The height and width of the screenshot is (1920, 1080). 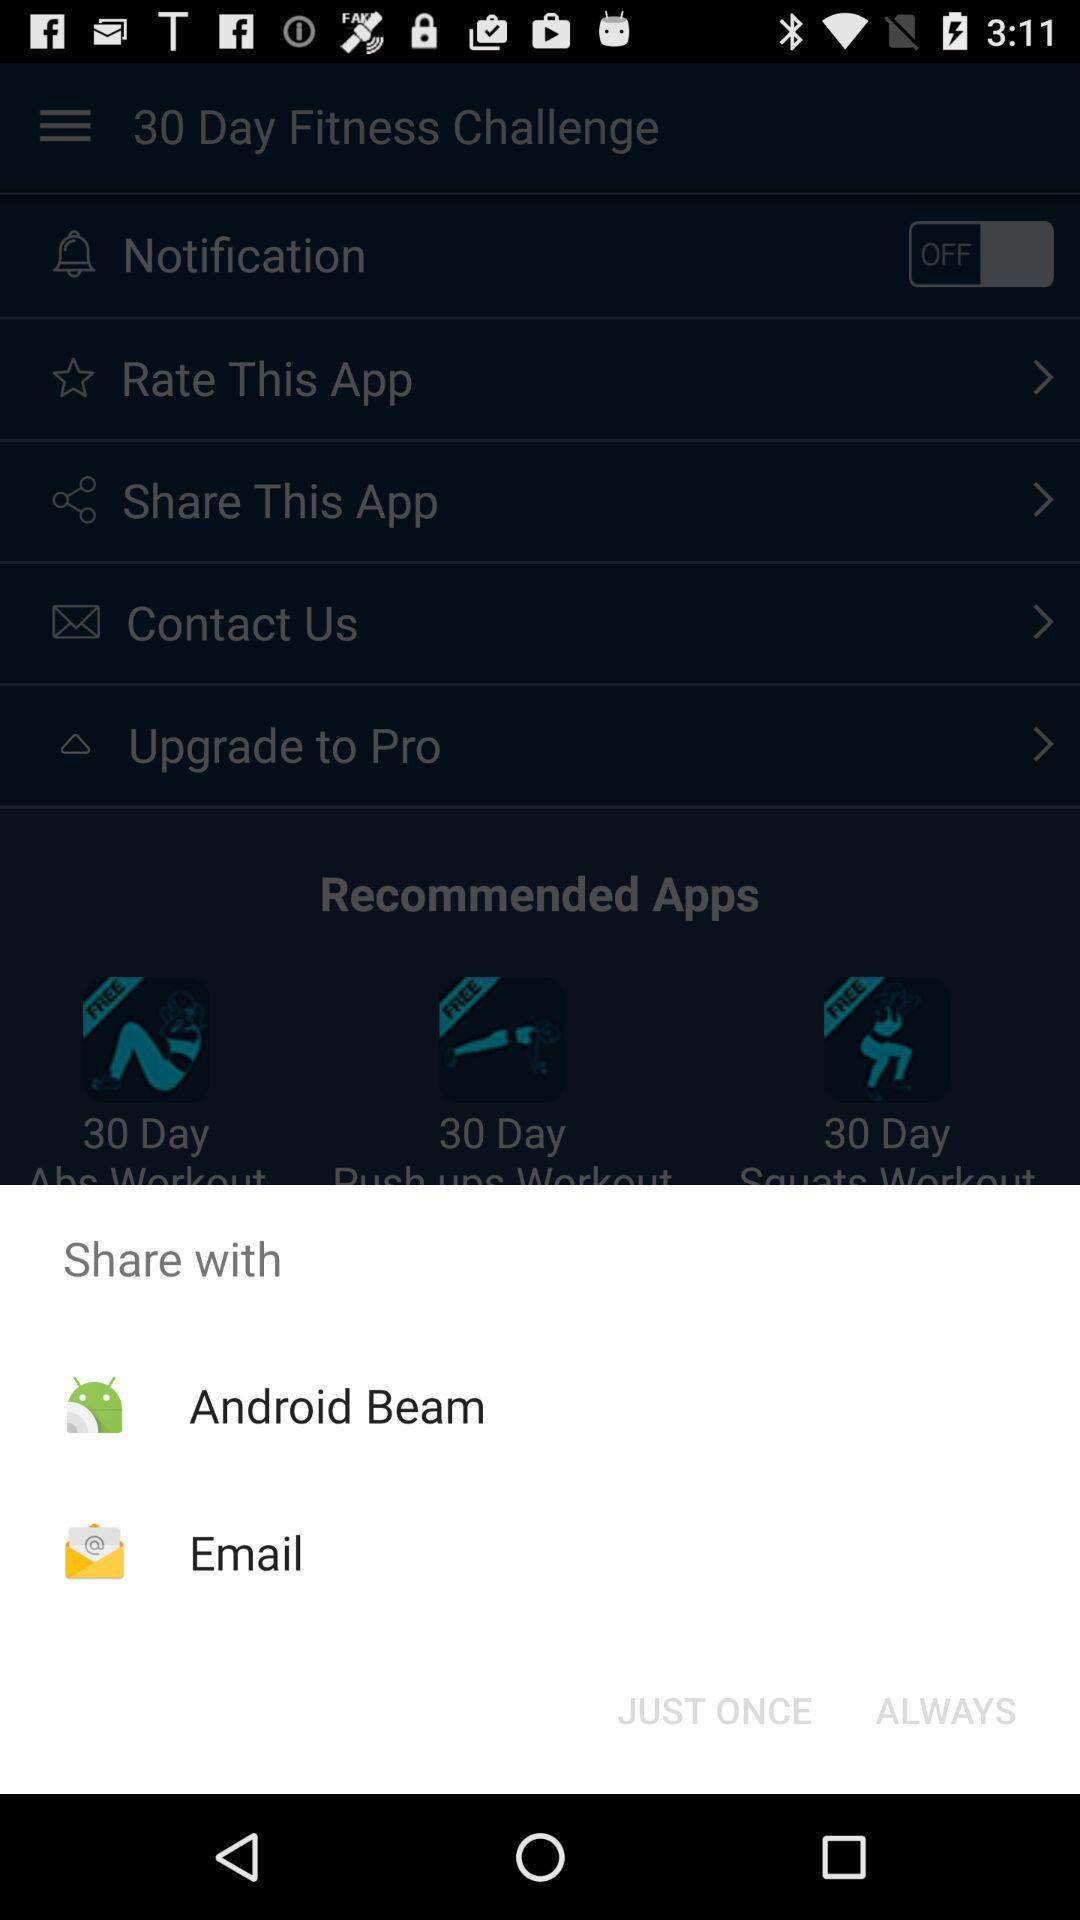 I want to click on the icon to the left of the always item, so click(x=713, y=1708).